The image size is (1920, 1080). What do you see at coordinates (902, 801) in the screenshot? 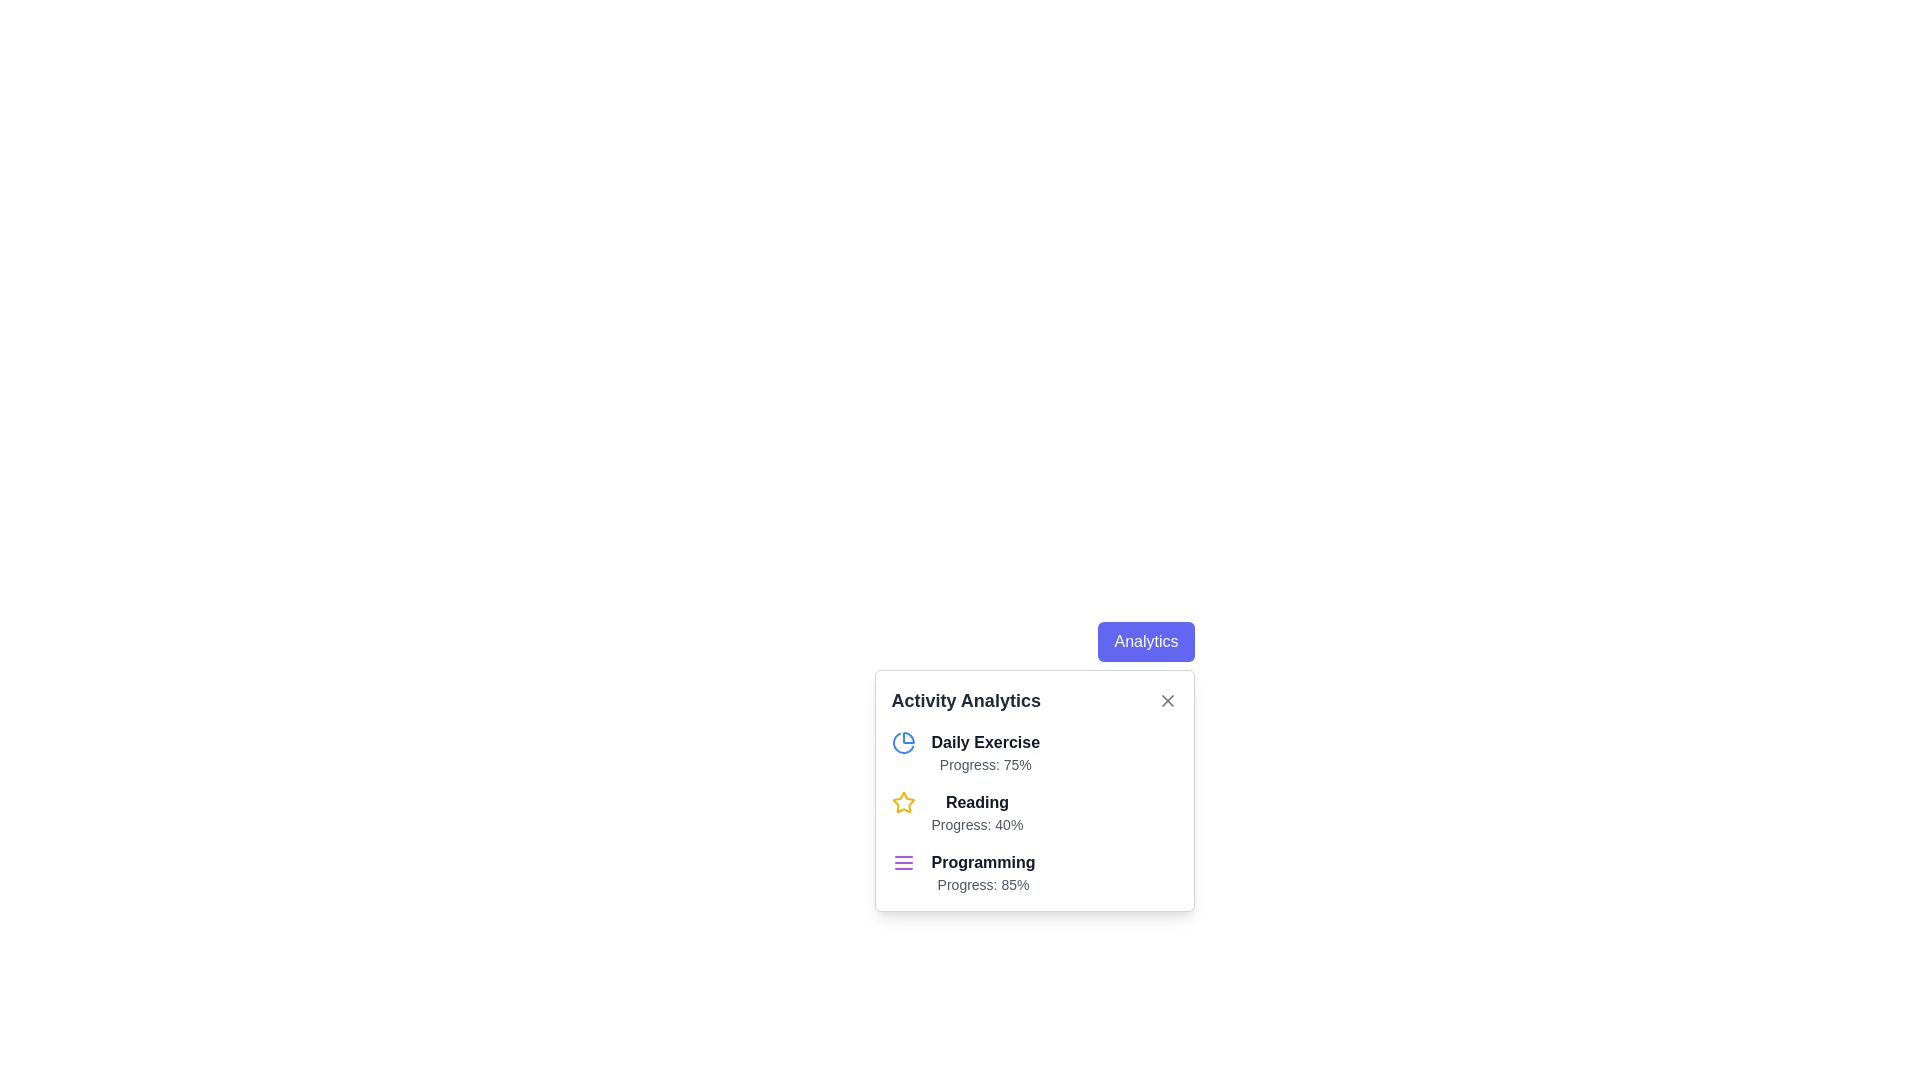
I see `the star icon in the analytics panel that indicates the 'Reading' activity progress` at bounding box center [902, 801].